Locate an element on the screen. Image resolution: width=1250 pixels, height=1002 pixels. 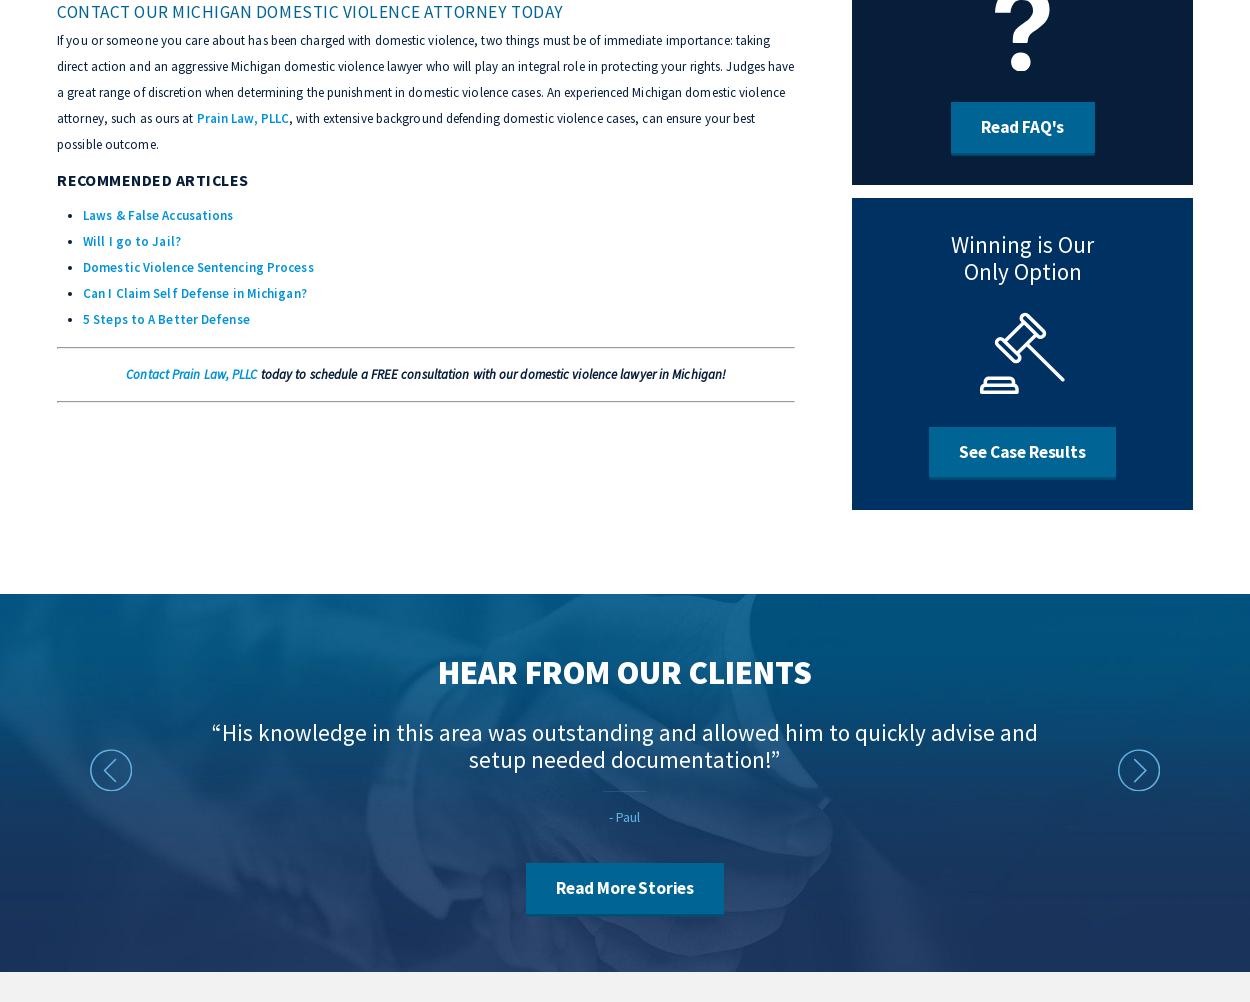
'“His knowledge in this area was outstanding and allowed him to quickly advise and setup needed documentation!”' is located at coordinates (623, 745).